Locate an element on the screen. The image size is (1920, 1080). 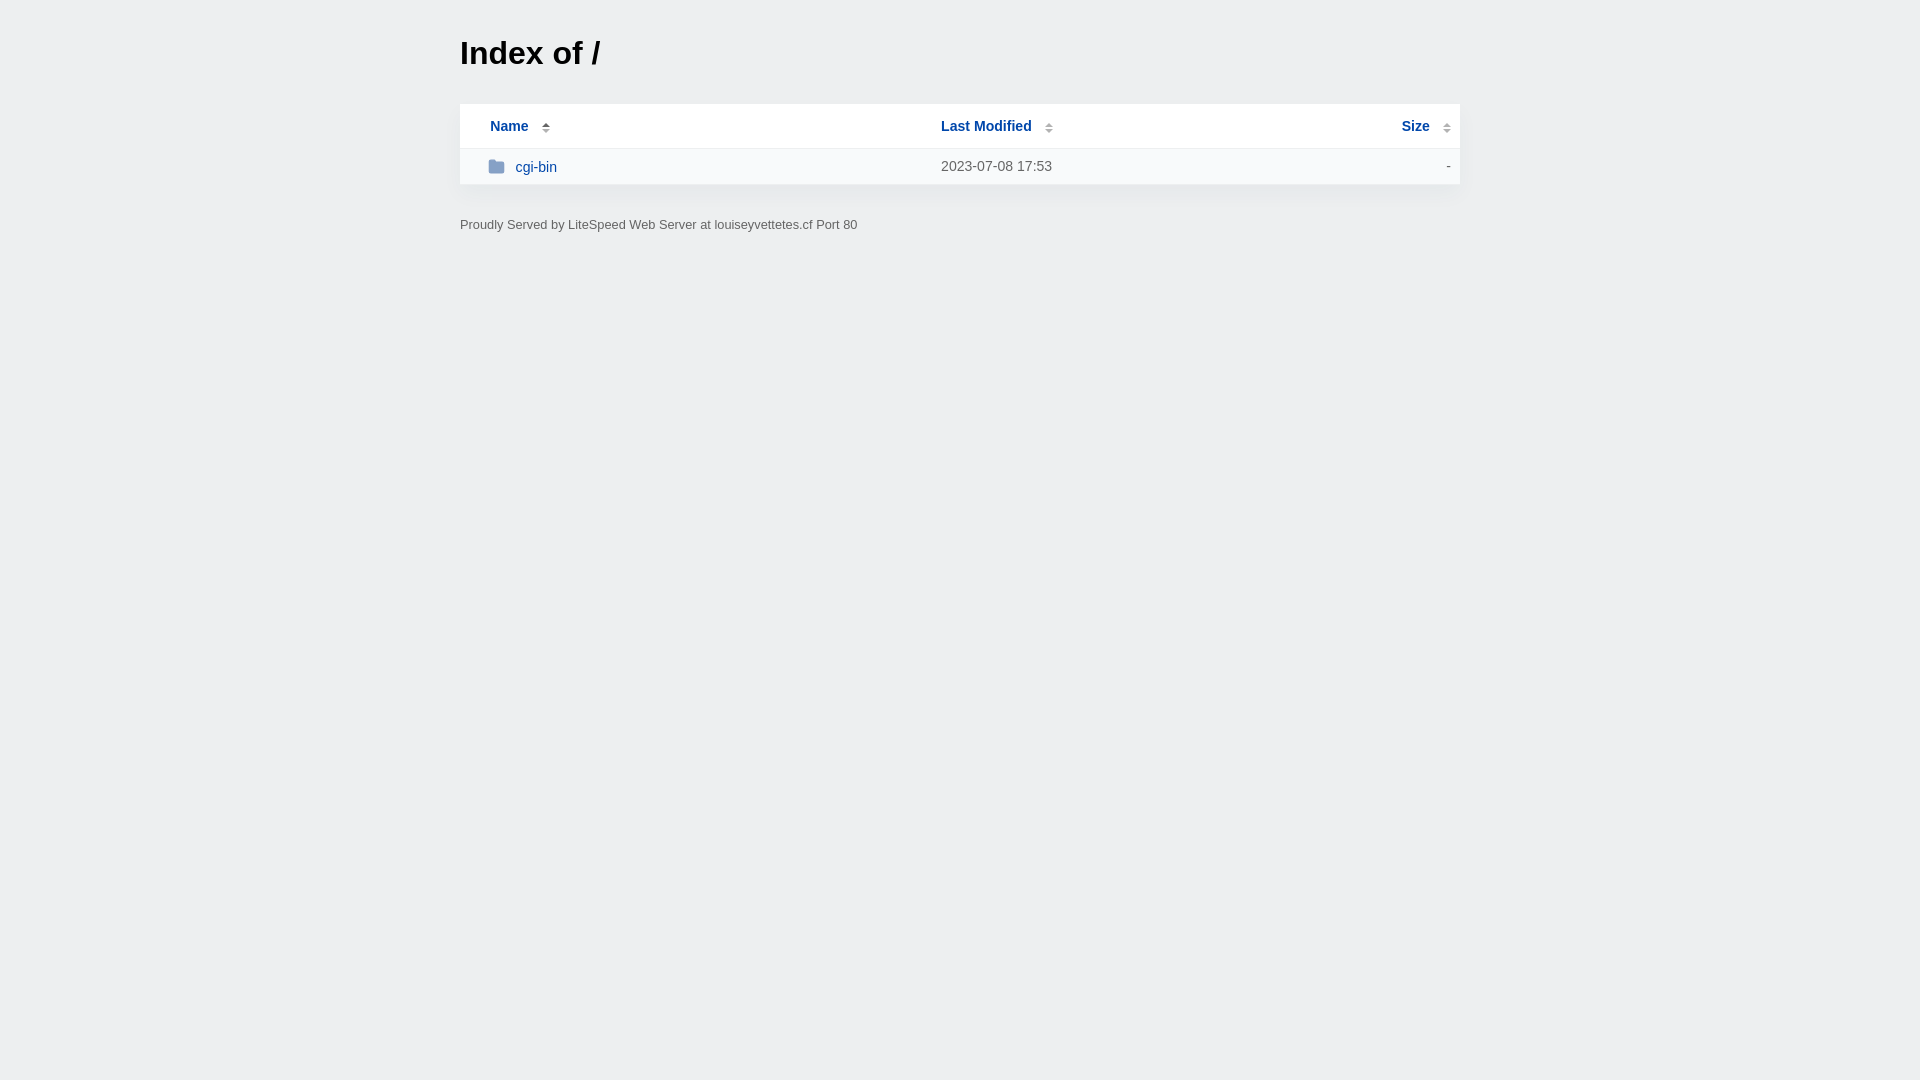
'Name' is located at coordinates (508, 126).